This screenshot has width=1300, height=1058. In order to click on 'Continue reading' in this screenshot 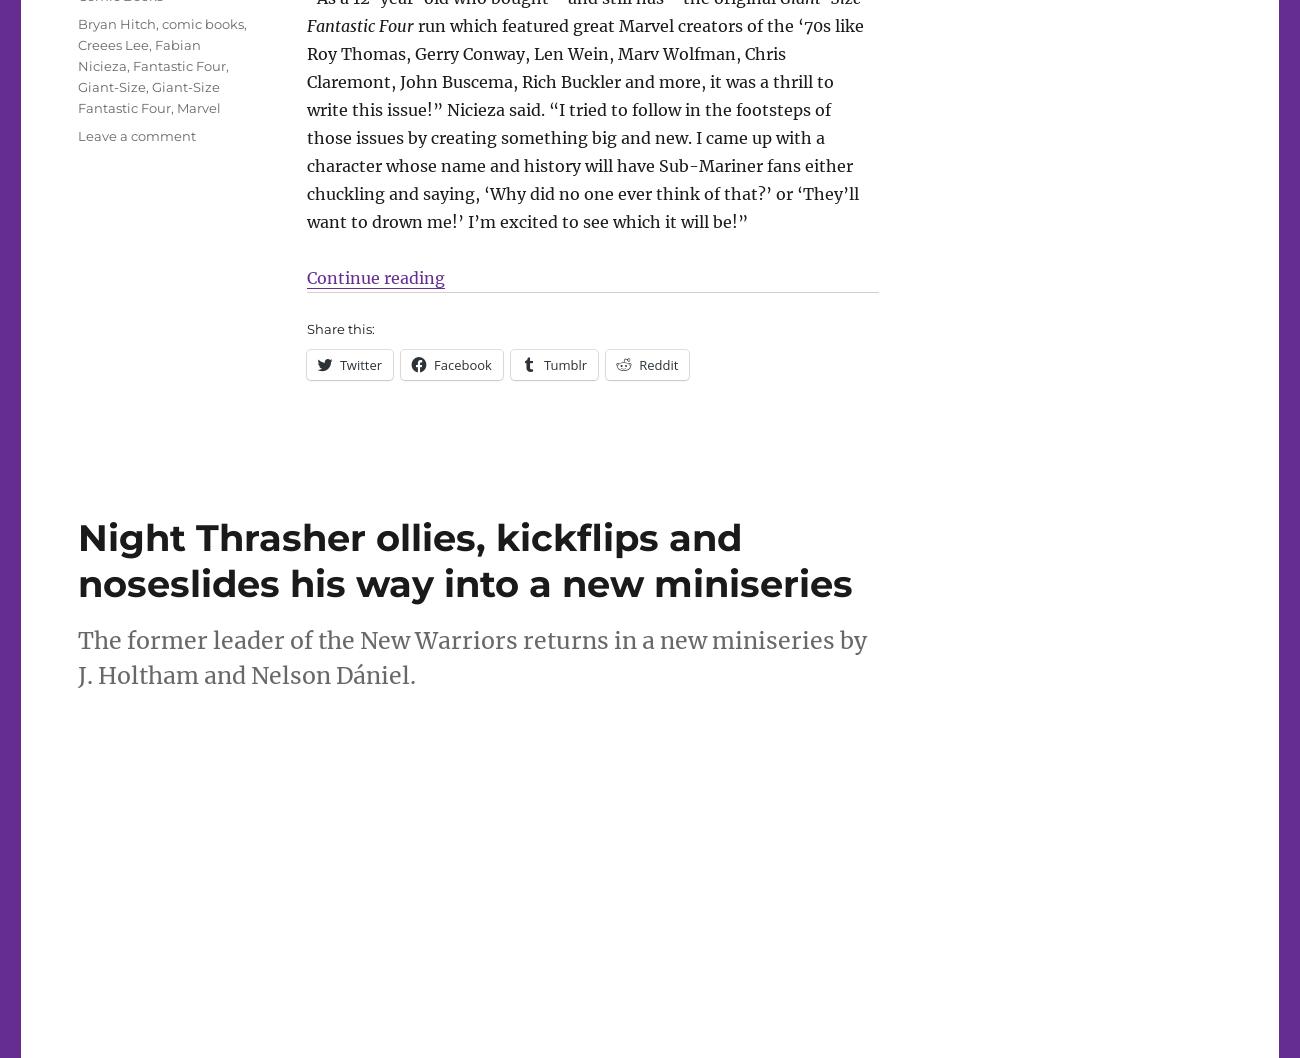, I will do `click(374, 275)`.